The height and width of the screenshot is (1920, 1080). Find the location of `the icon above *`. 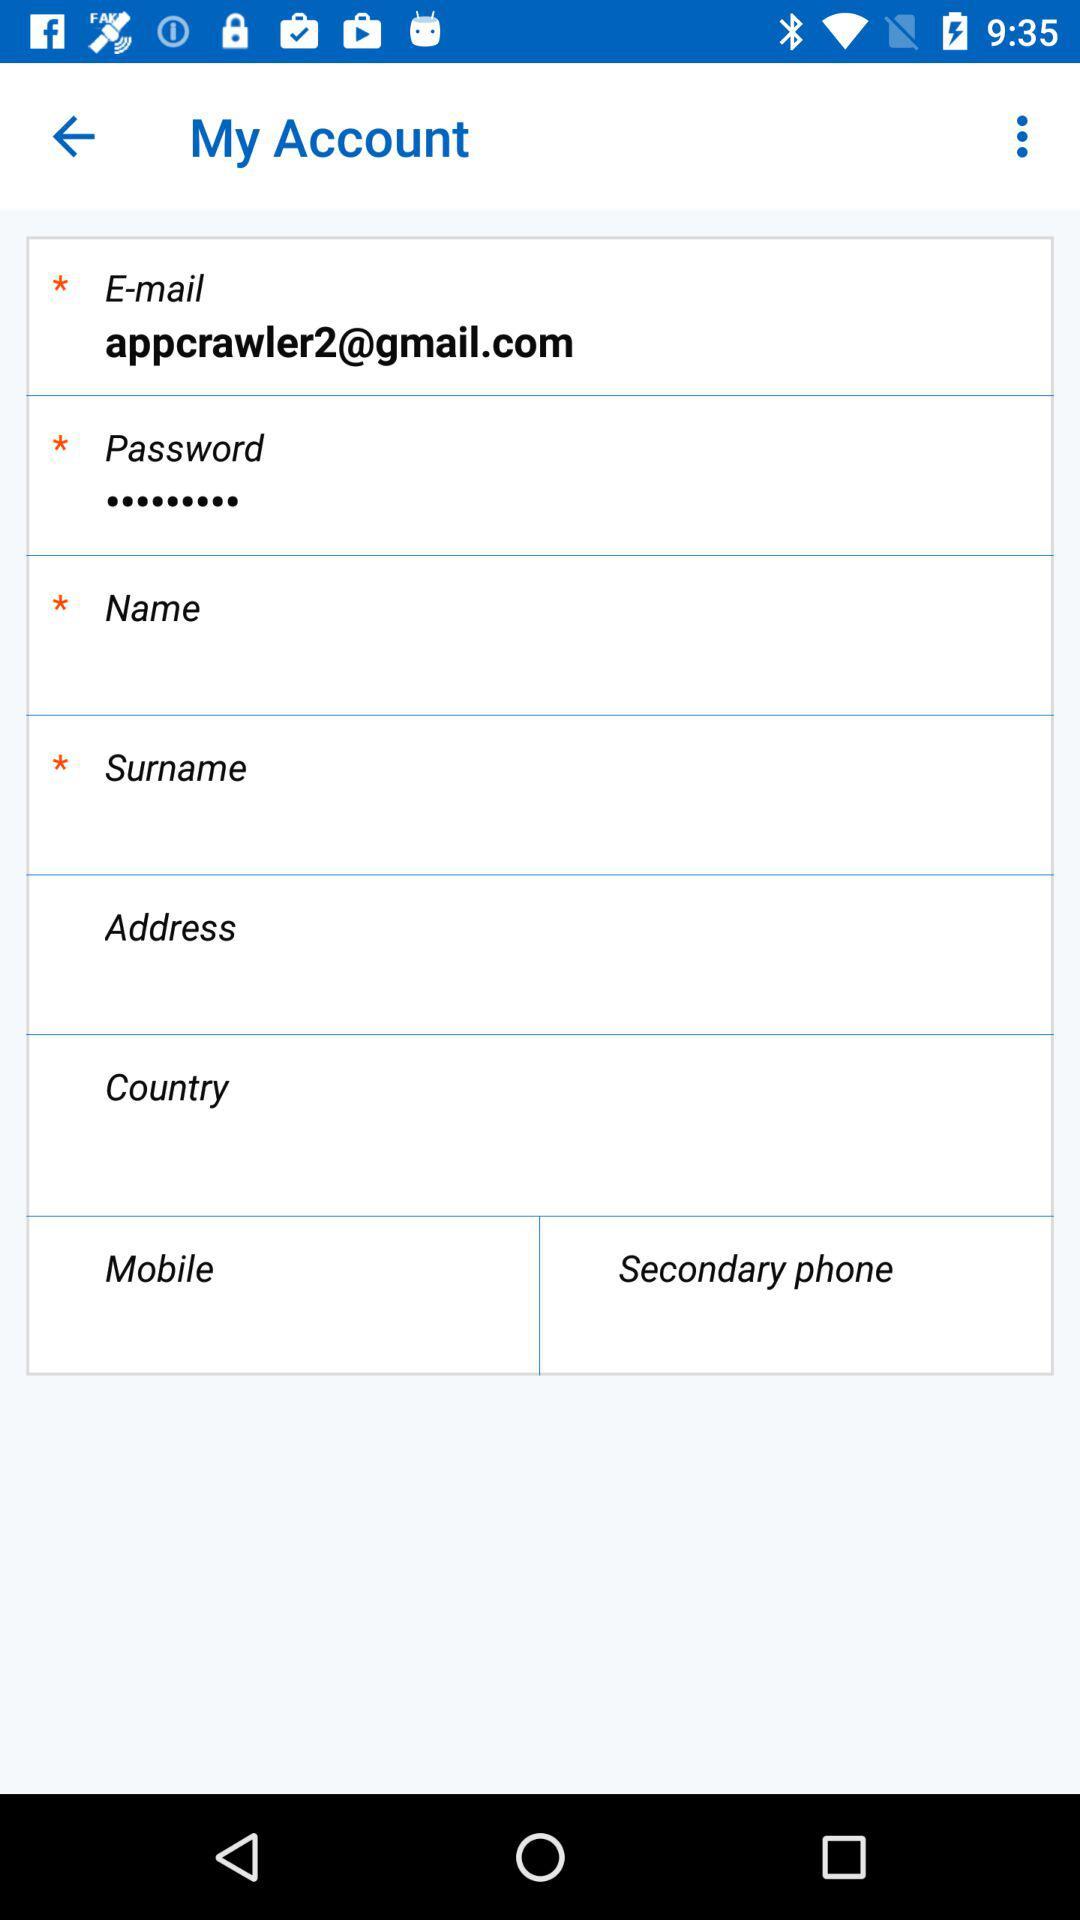

the icon above * is located at coordinates (72, 135).